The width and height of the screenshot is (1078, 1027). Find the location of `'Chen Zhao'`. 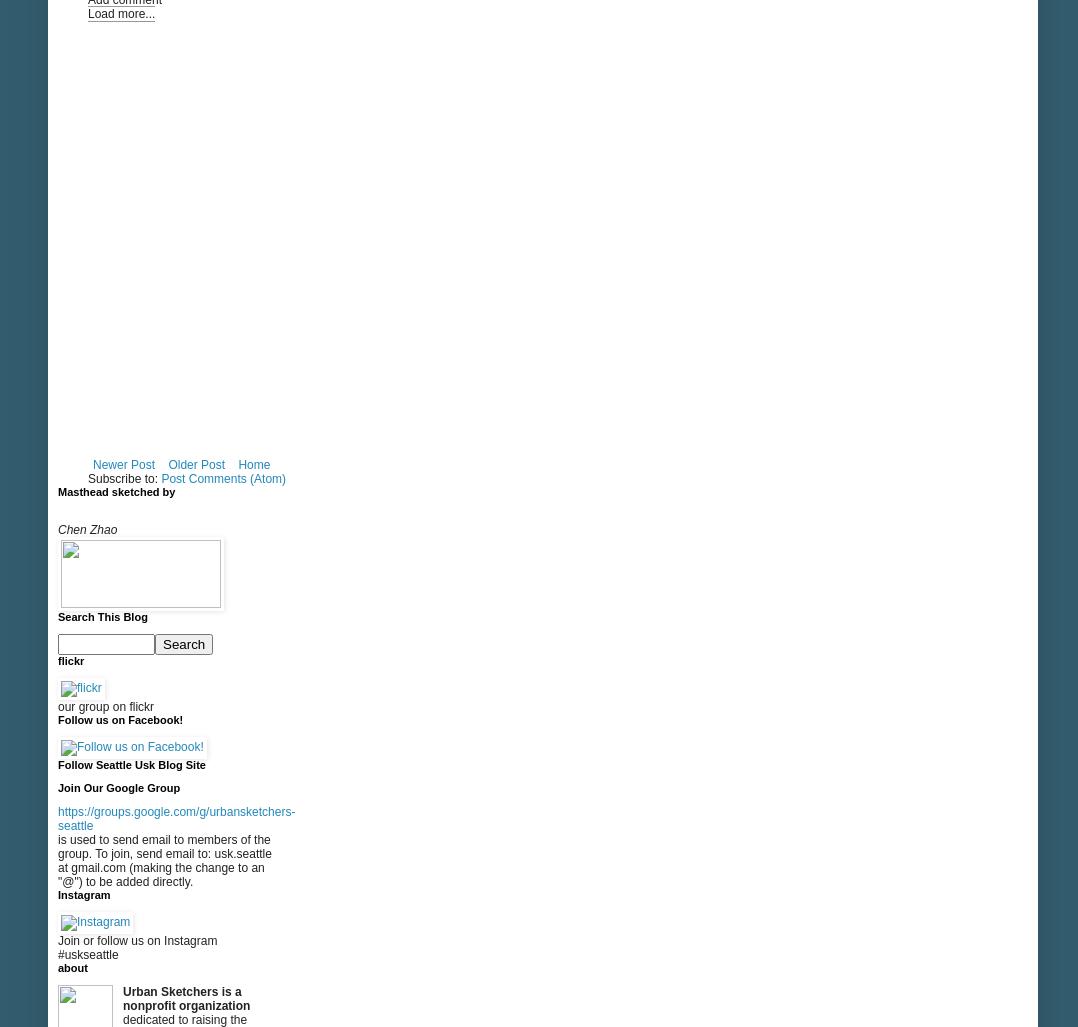

'Chen Zhao' is located at coordinates (86, 529).